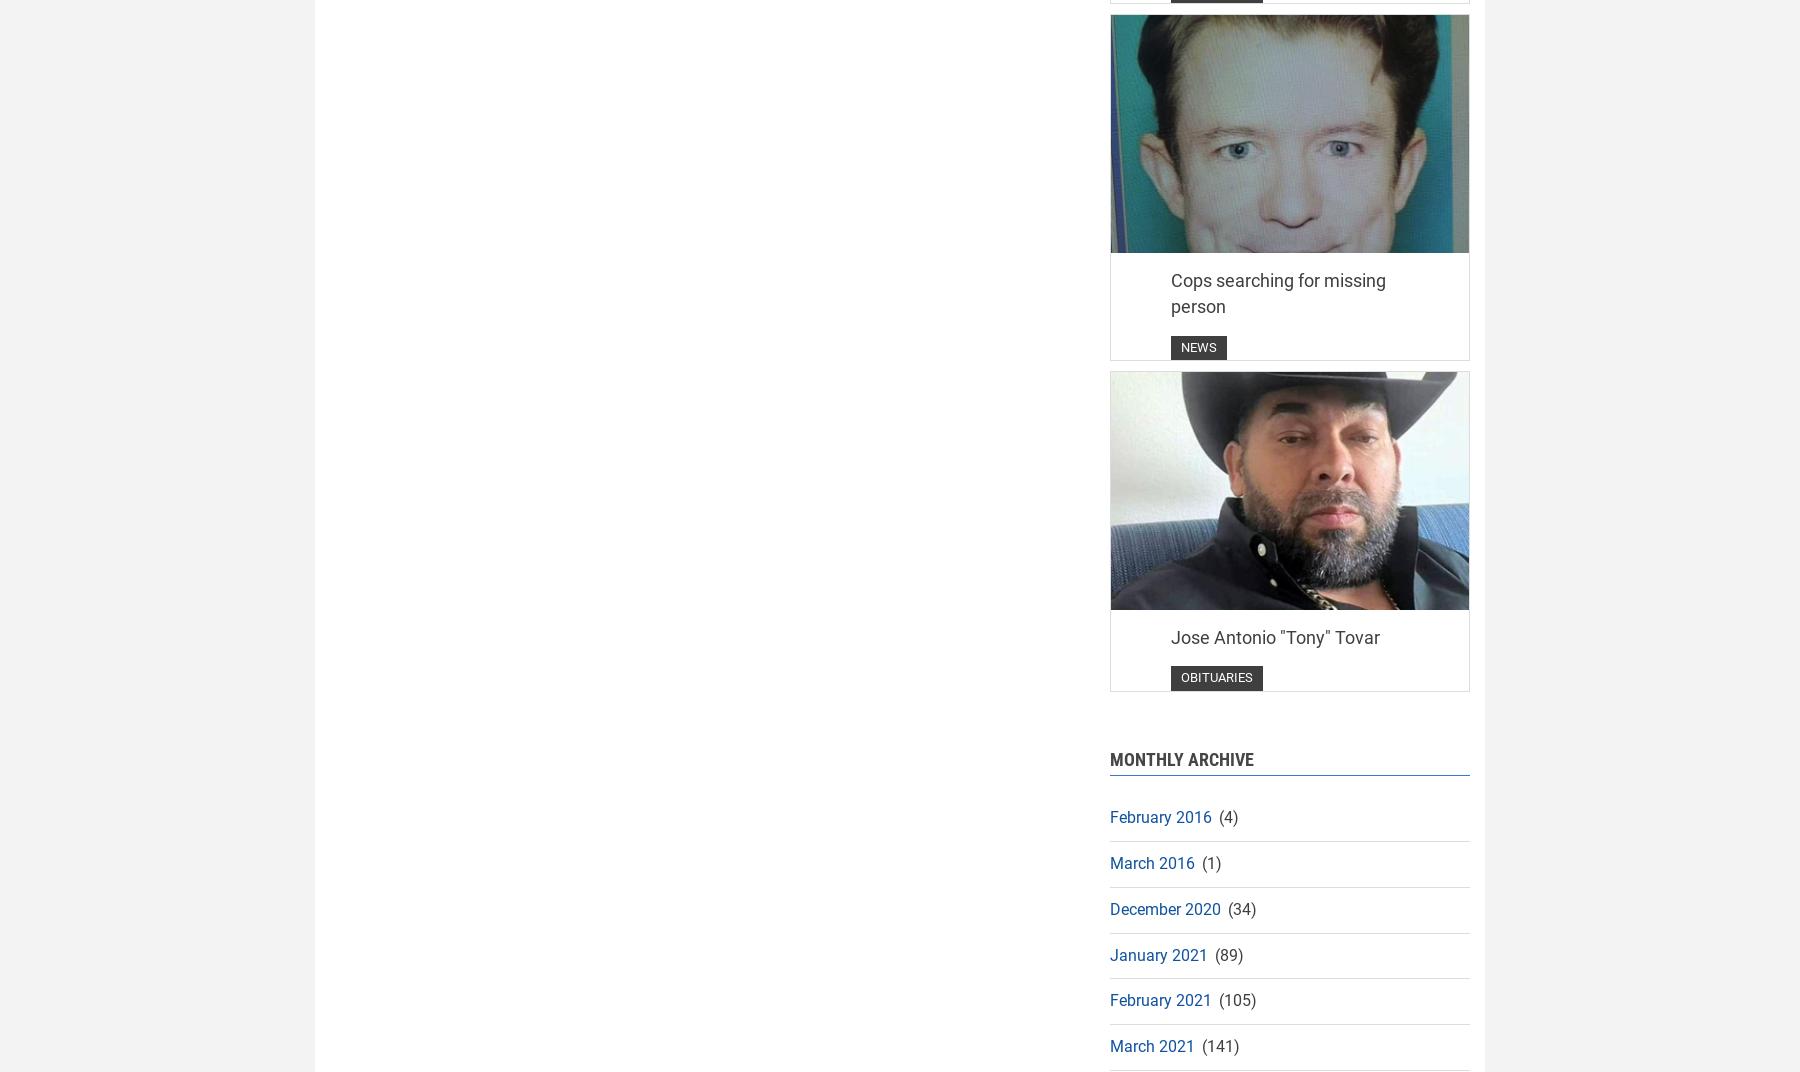 The image size is (1800, 1072). I want to click on 'March 2016', so click(1151, 861).